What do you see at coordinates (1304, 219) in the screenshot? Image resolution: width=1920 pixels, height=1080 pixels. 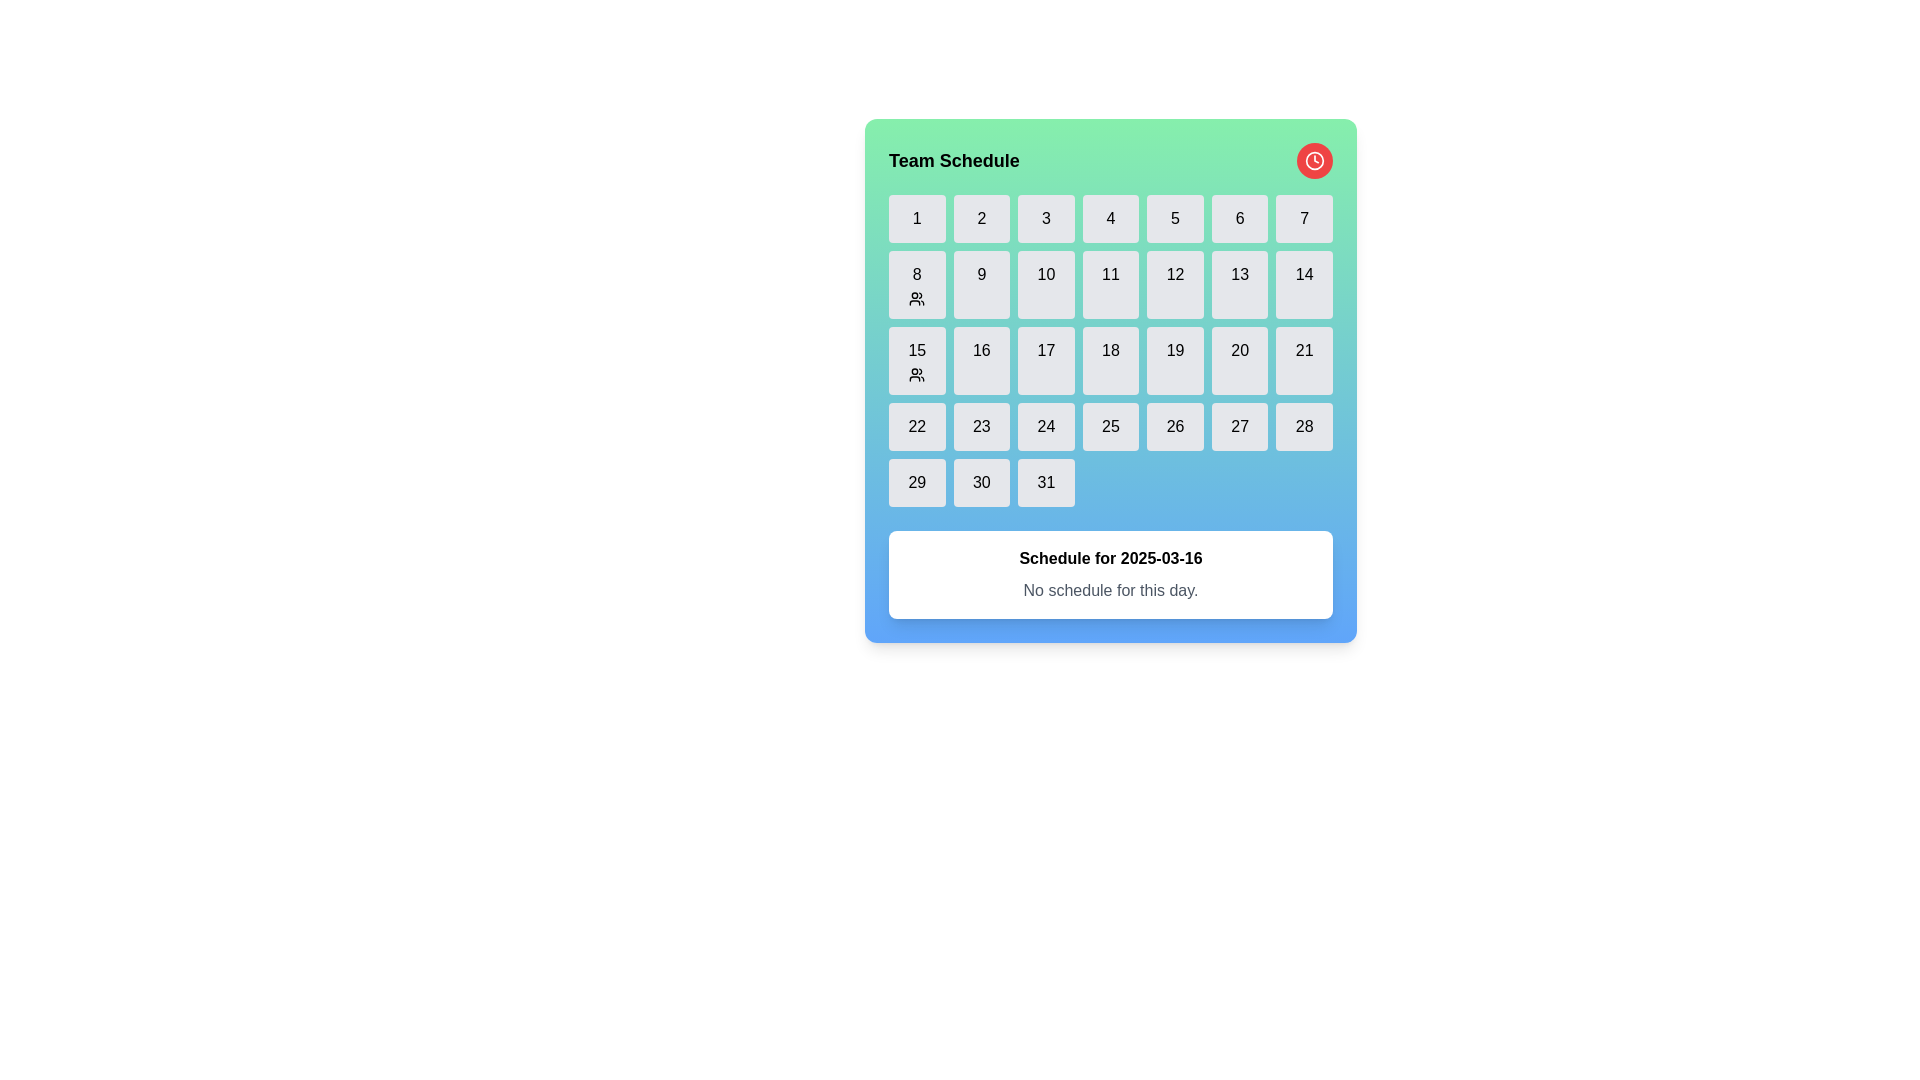 I see `the button representing the seventh day in the calendar grid` at bounding box center [1304, 219].